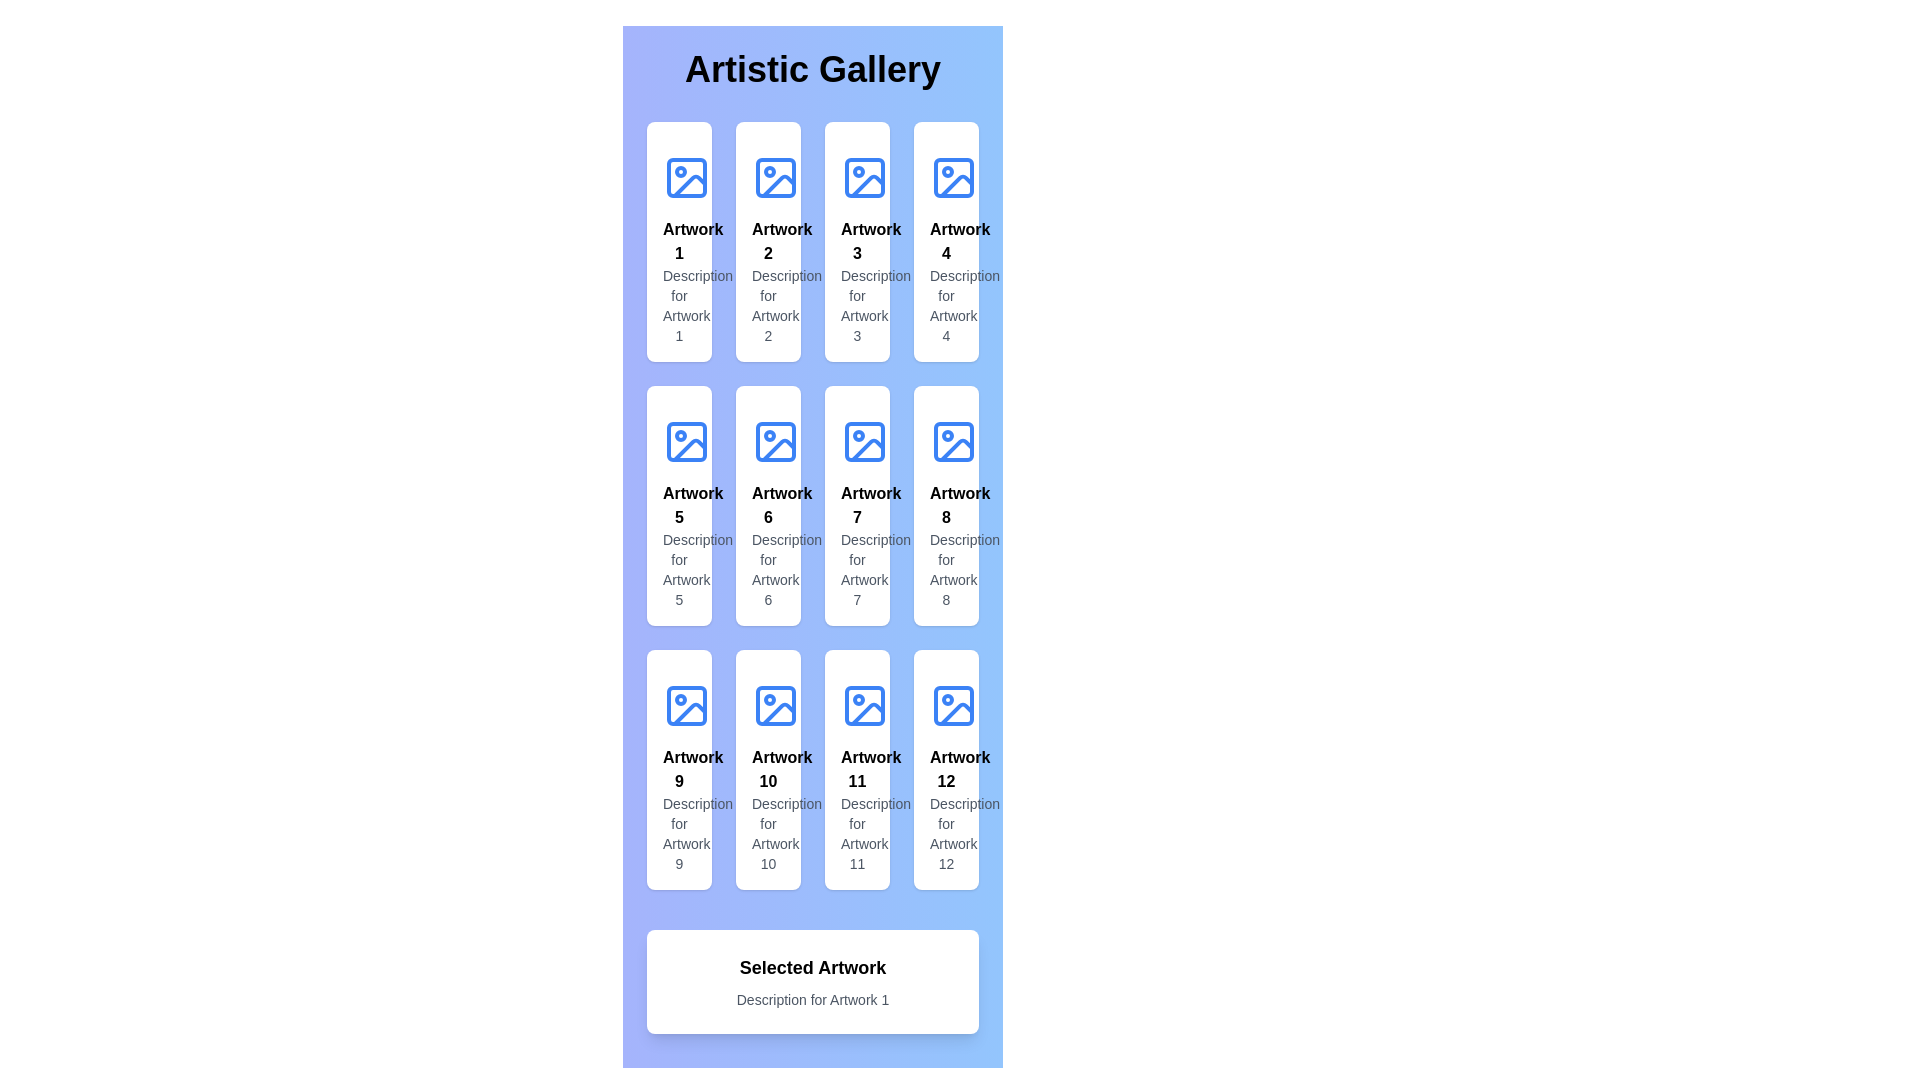 The height and width of the screenshot is (1080, 1920). Describe the element at coordinates (945, 241) in the screenshot. I see `the fourth rectangular card in the grid layout, which has a blue image icon, bold text 'Artwork 4', and a description below it` at that location.